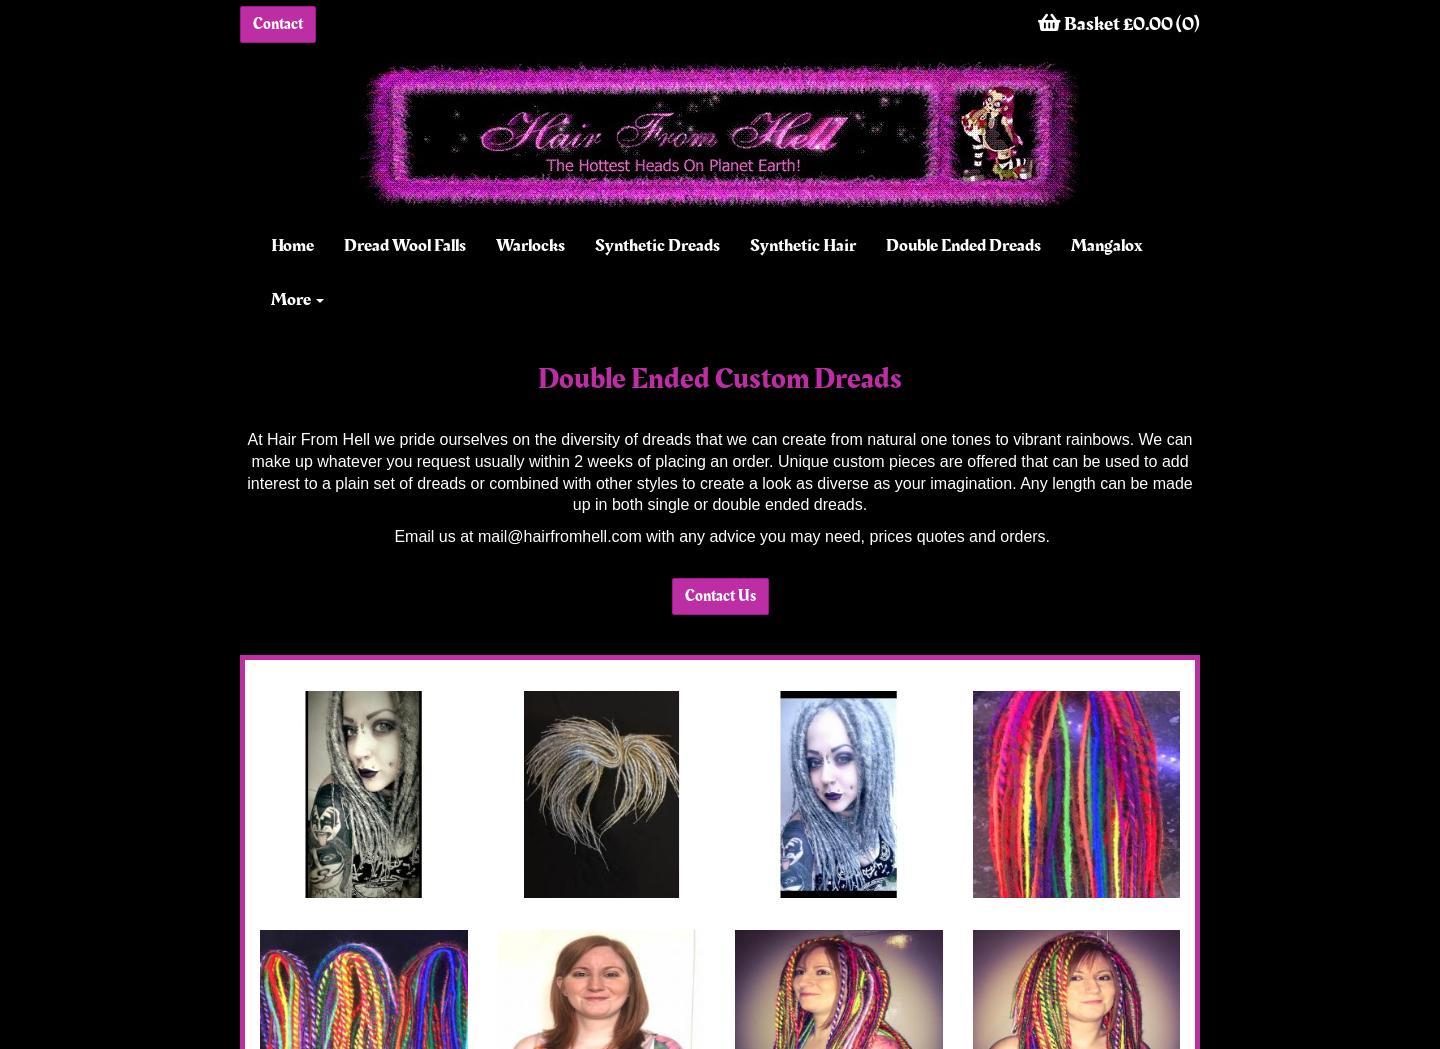 Image resolution: width=1440 pixels, height=1049 pixels. I want to click on 'More', so click(291, 299).